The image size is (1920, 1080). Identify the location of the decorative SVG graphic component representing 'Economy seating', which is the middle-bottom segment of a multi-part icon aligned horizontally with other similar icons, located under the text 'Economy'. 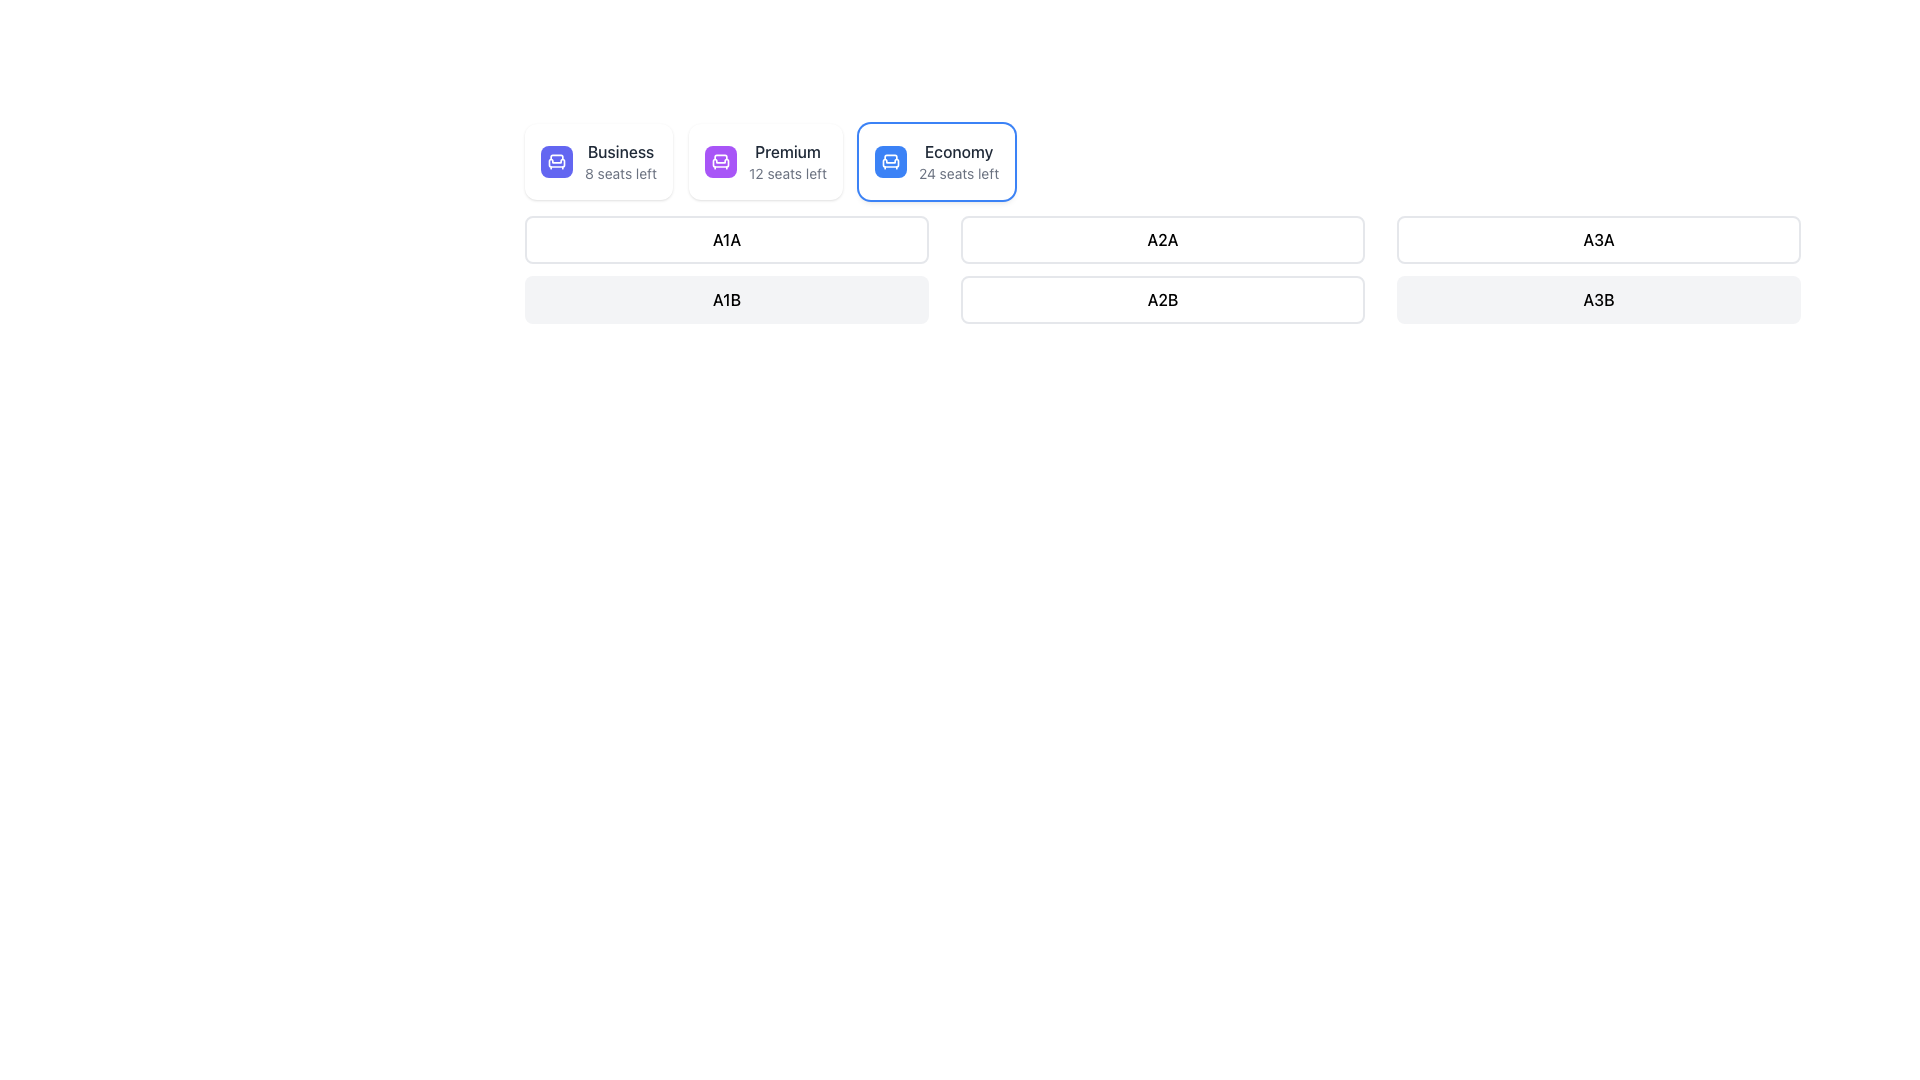
(889, 162).